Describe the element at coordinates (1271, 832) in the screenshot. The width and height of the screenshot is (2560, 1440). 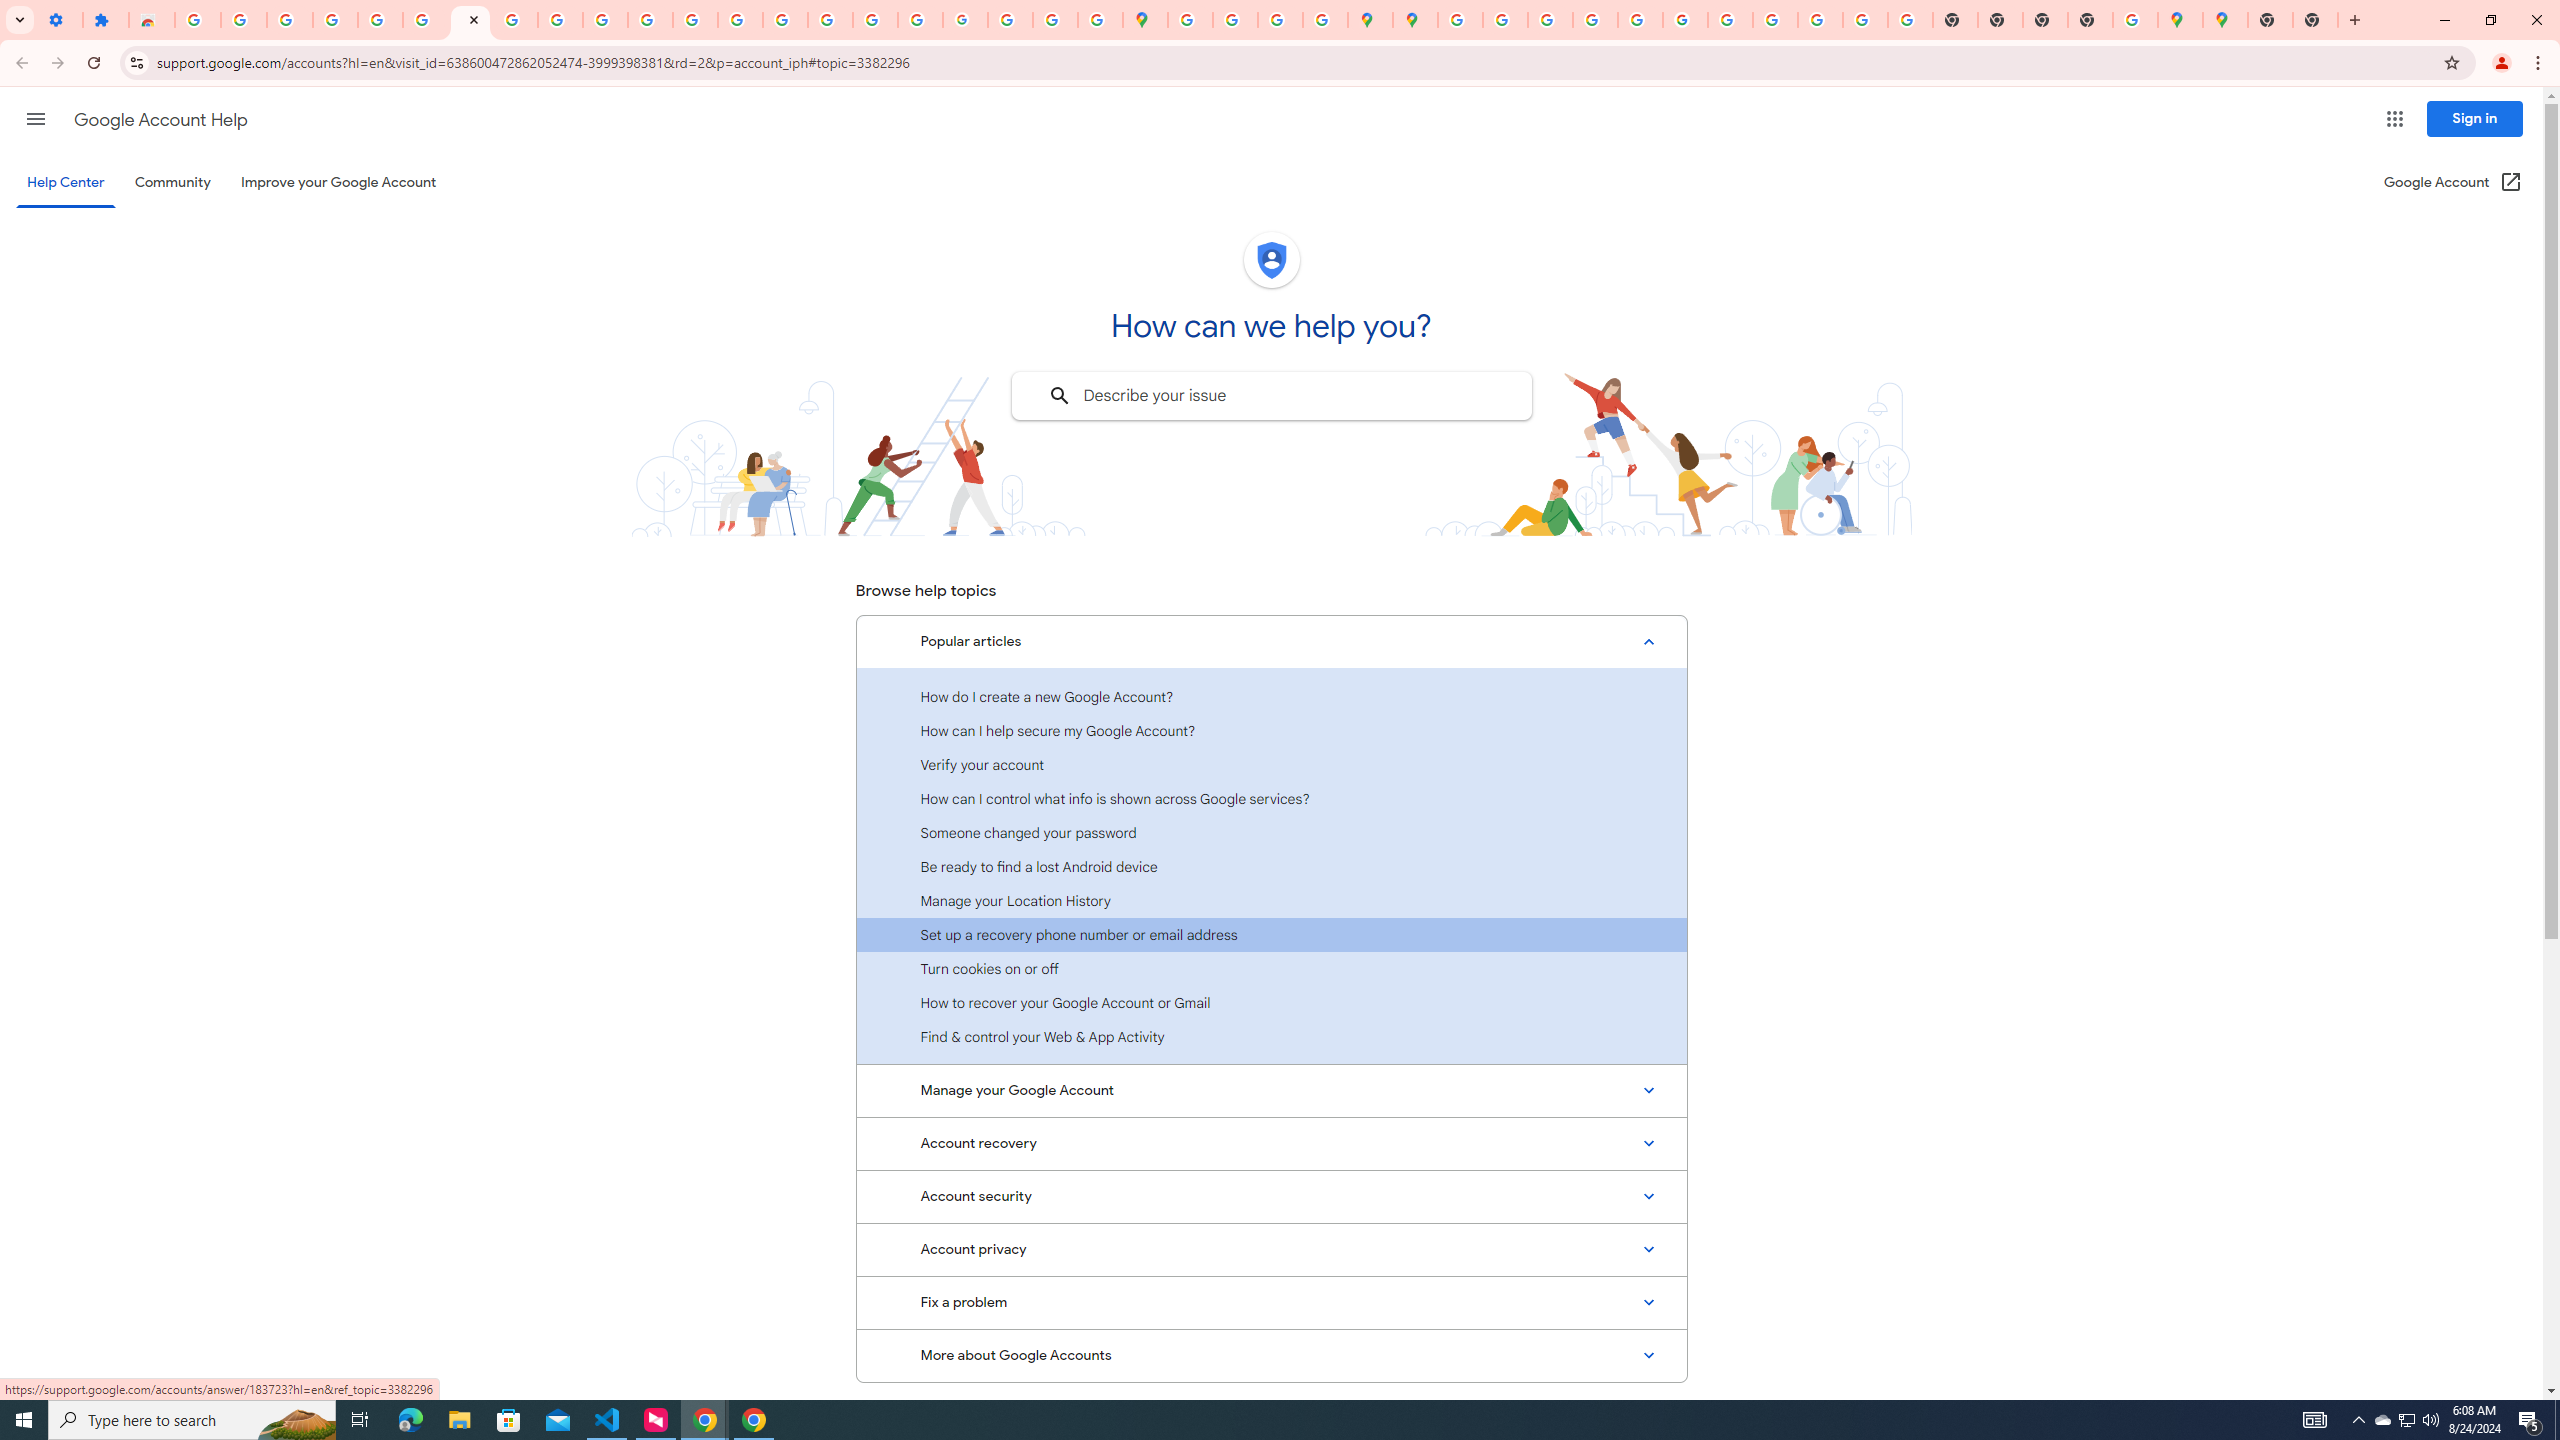
I see `'Someone changed your password'` at that location.